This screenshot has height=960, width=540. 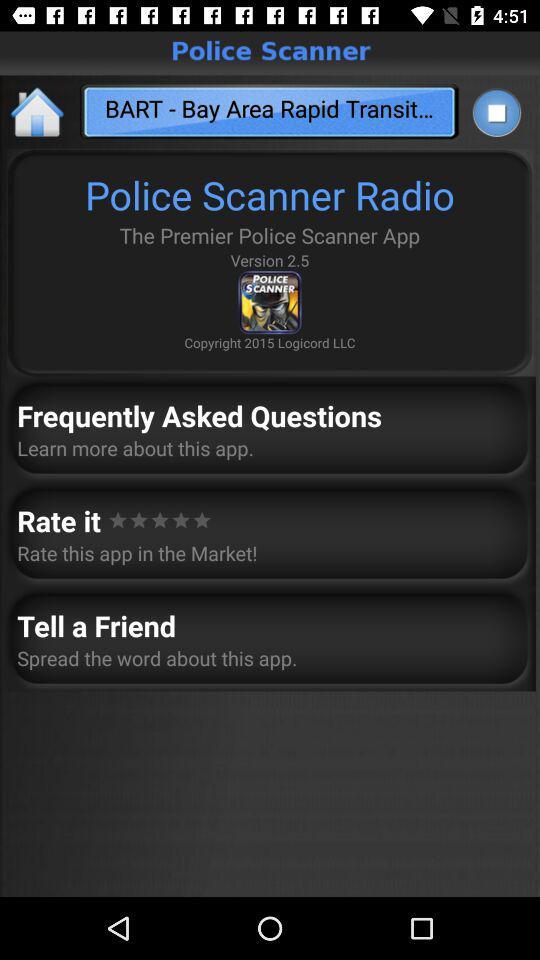 What do you see at coordinates (38, 111) in the screenshot?
I see `app next to bart bay area app` at bounding box center [38, 111].